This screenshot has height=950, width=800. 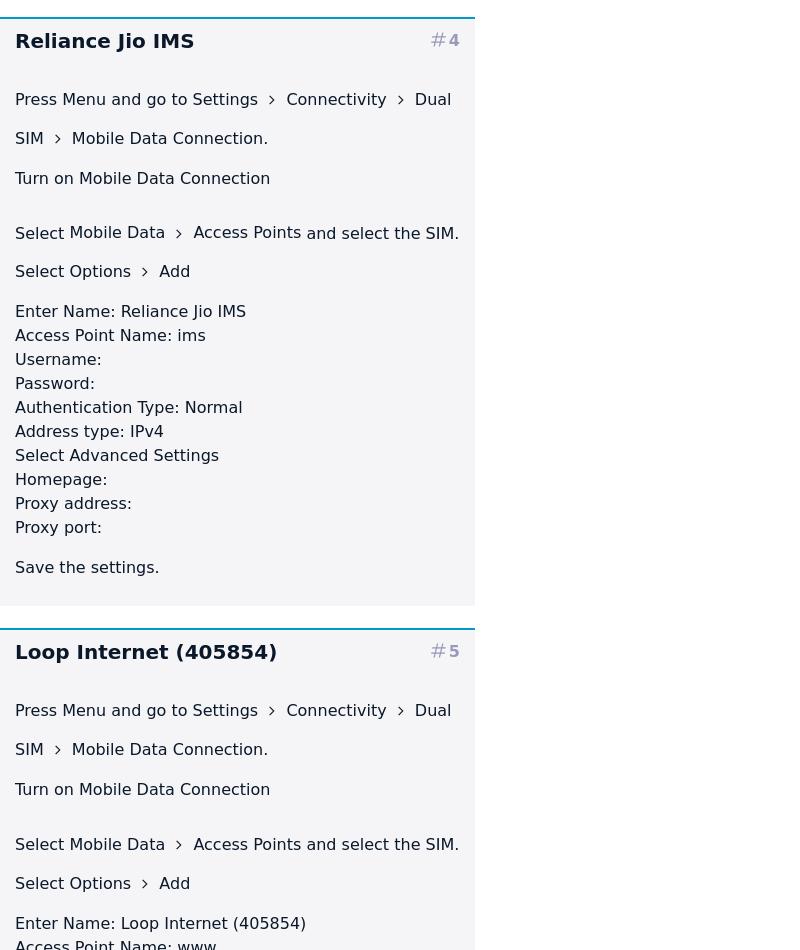 I want to click on 'Proxy address:', so click(x=14, y=503).